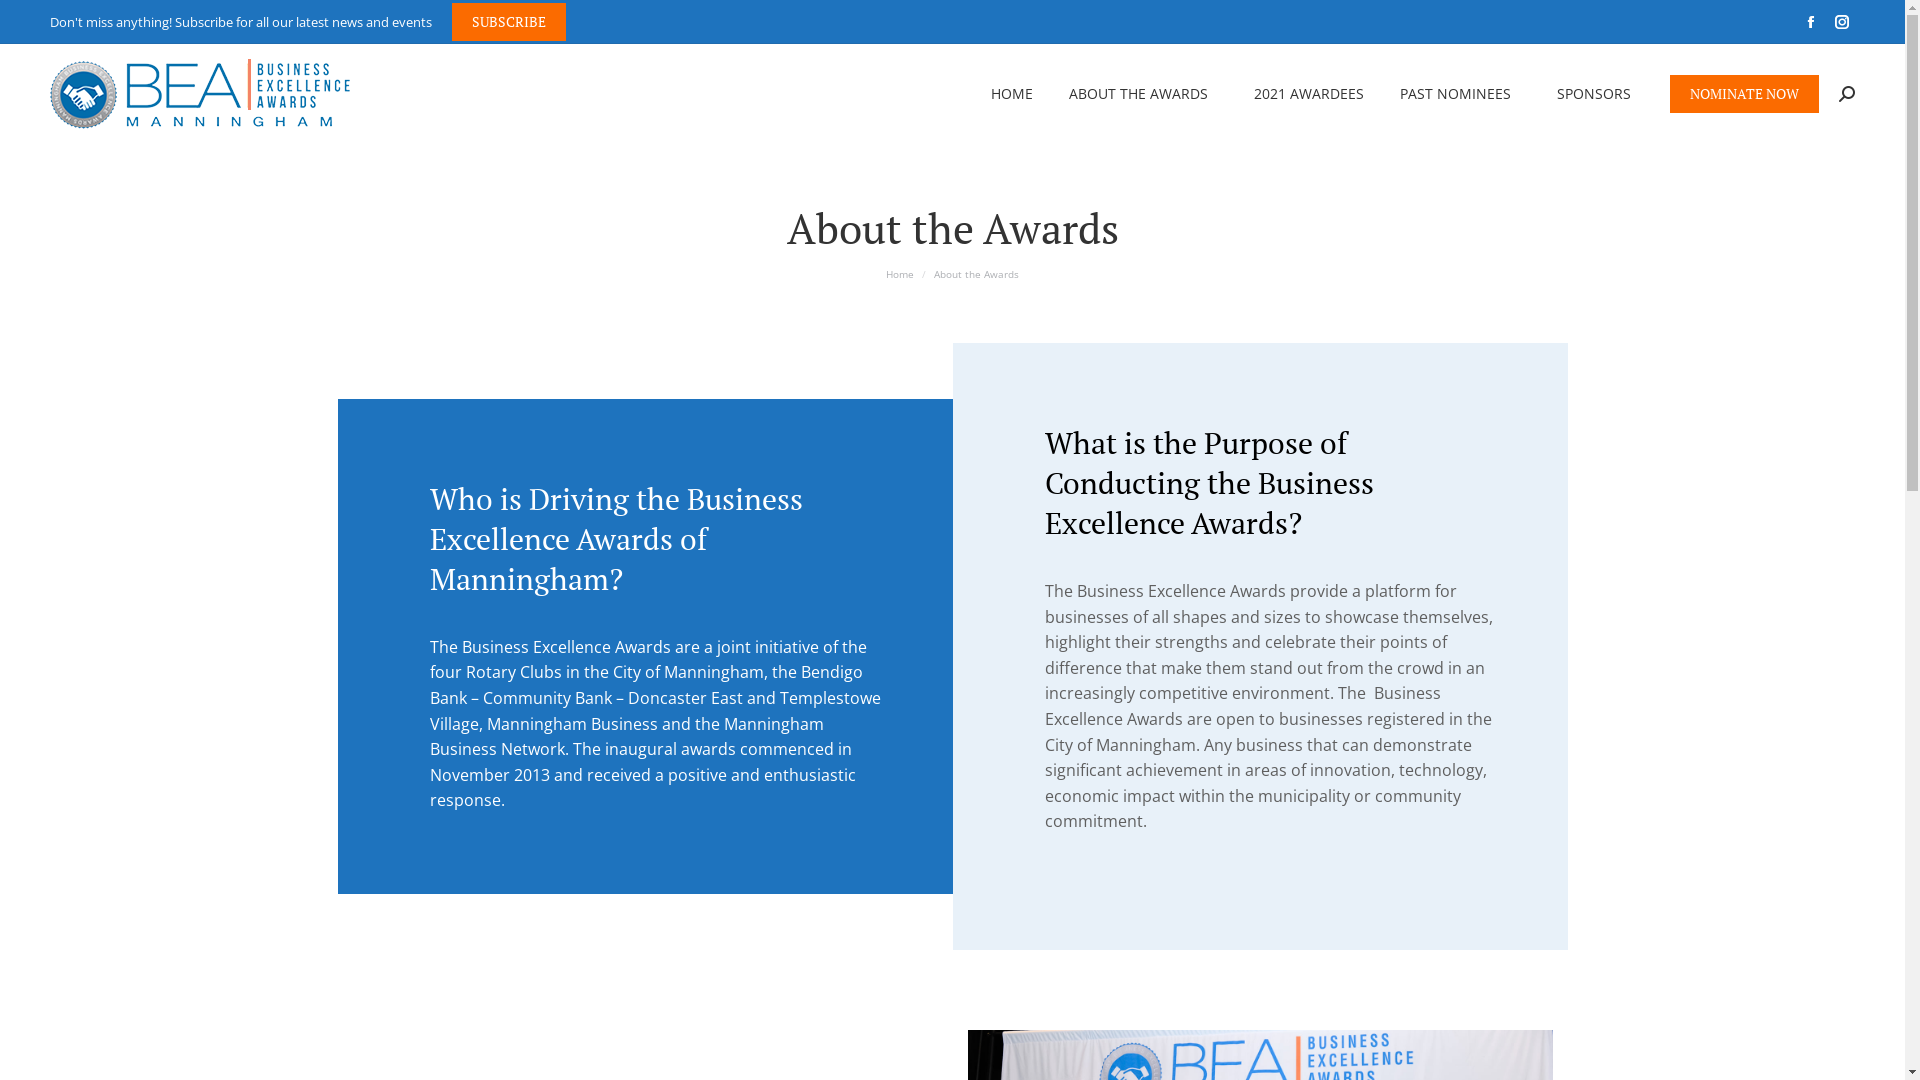 The image size is (1920, 1080). I want to click on 'PAST NOMINEES', so click(1460, 93).